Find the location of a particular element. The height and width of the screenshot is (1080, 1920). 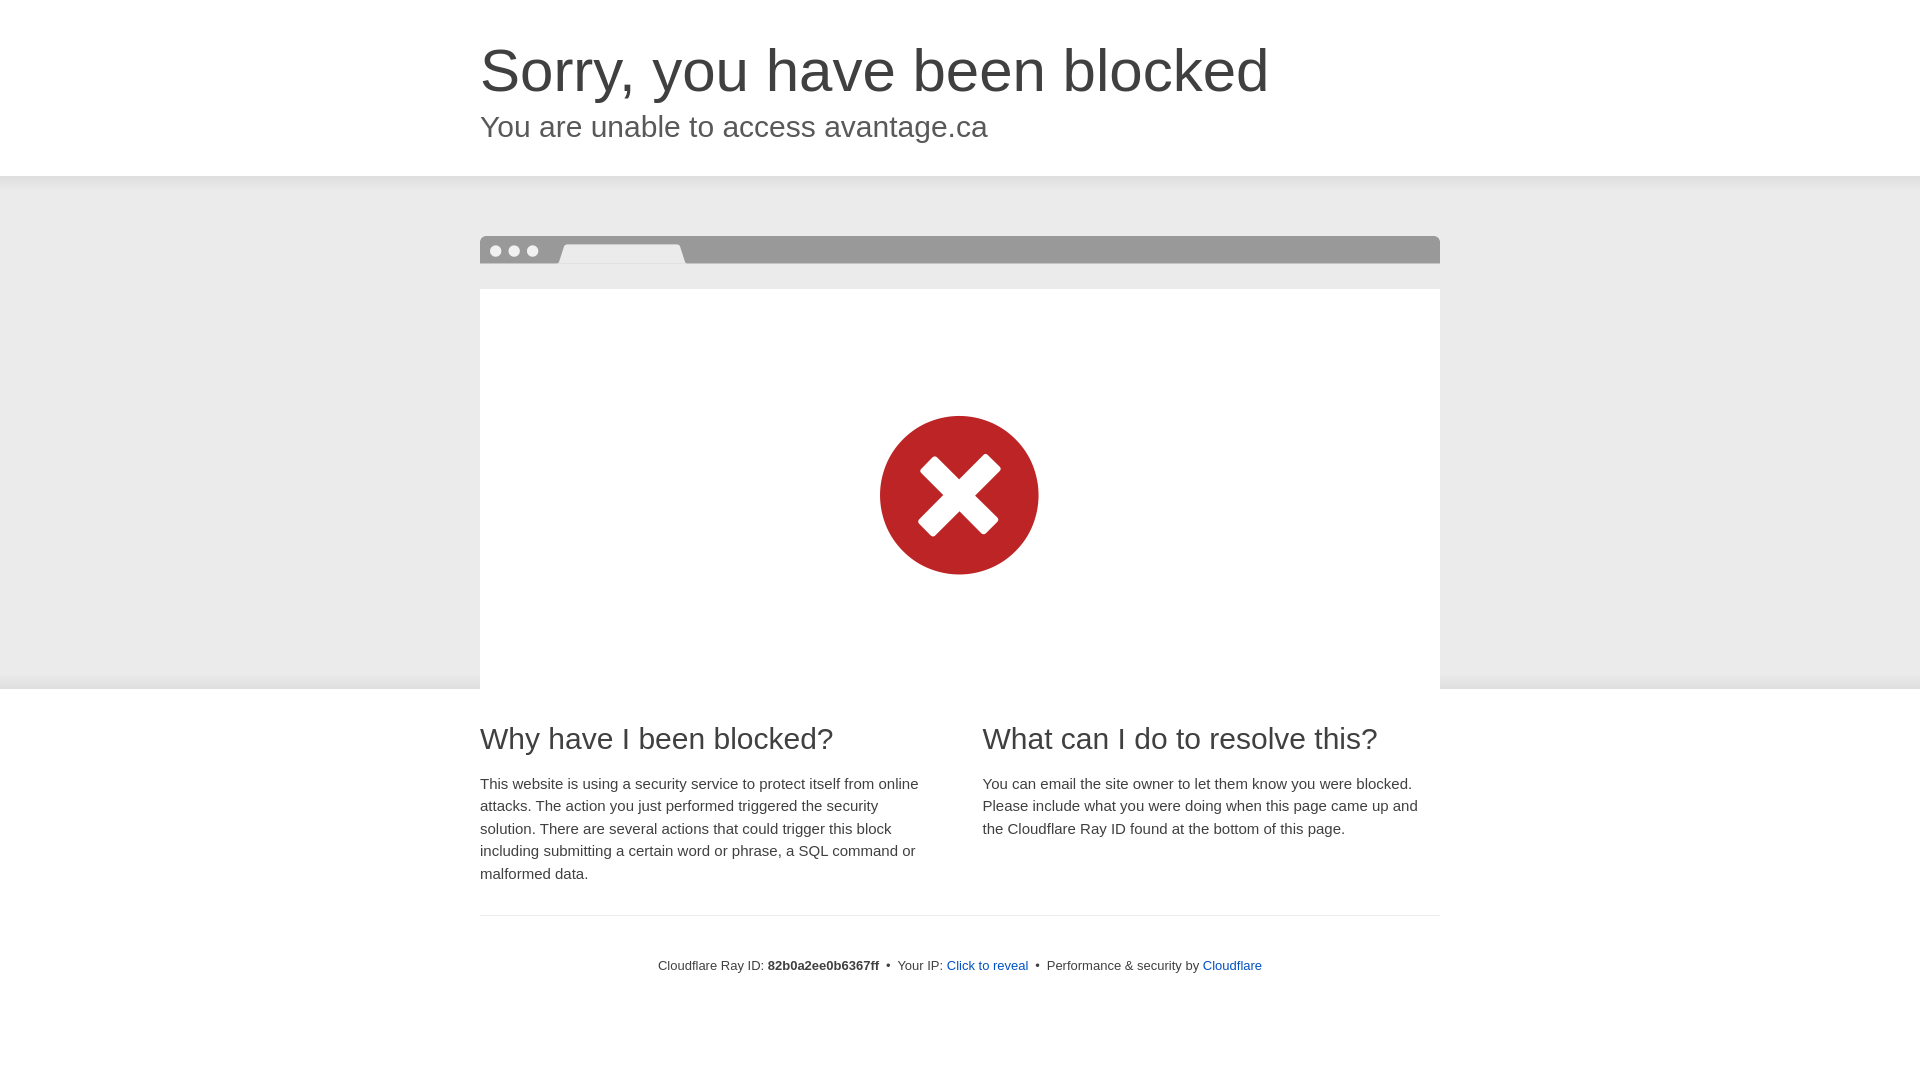

'Click to reveal' is located at coordinates (988, 964).